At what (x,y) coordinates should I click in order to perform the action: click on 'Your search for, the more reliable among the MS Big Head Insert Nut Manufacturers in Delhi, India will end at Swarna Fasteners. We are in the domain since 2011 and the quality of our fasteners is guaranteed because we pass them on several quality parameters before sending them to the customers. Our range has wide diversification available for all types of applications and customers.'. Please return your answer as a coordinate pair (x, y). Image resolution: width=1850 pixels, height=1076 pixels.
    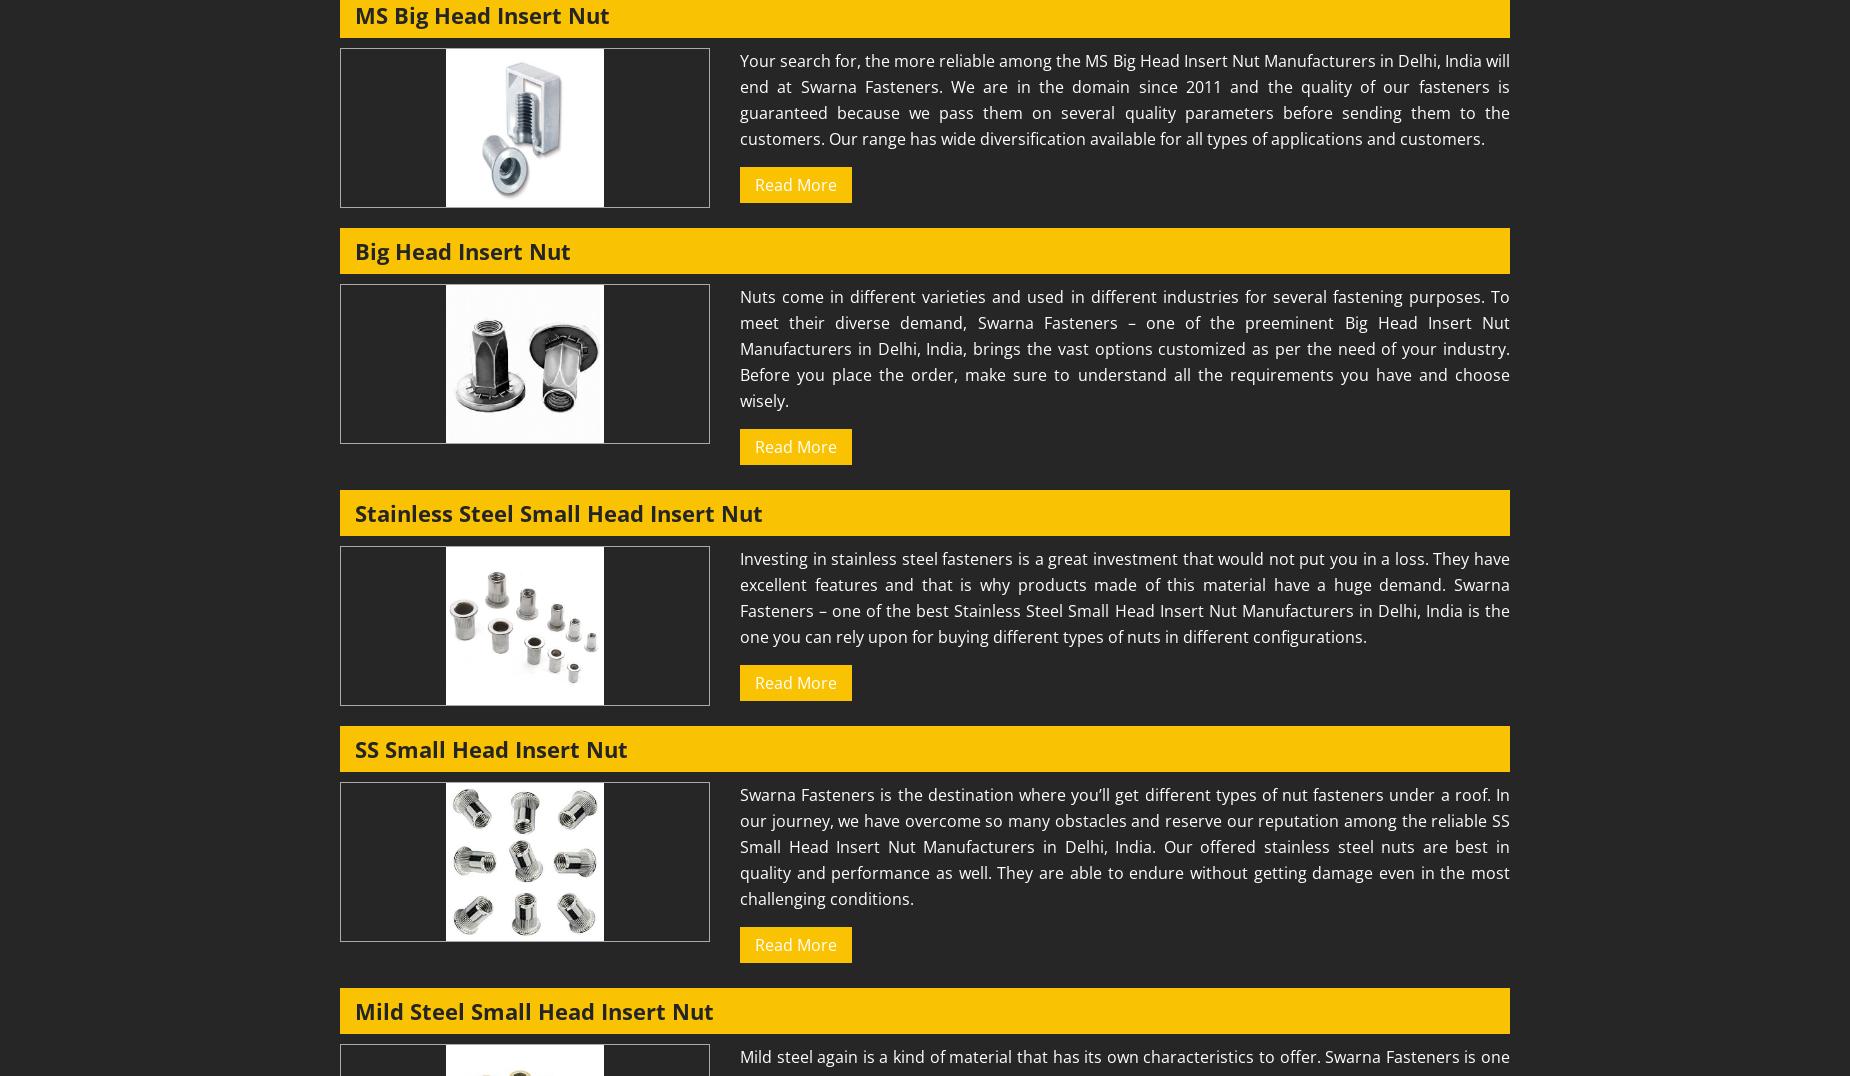
    Looking at the image, I should click on (1123, 98).